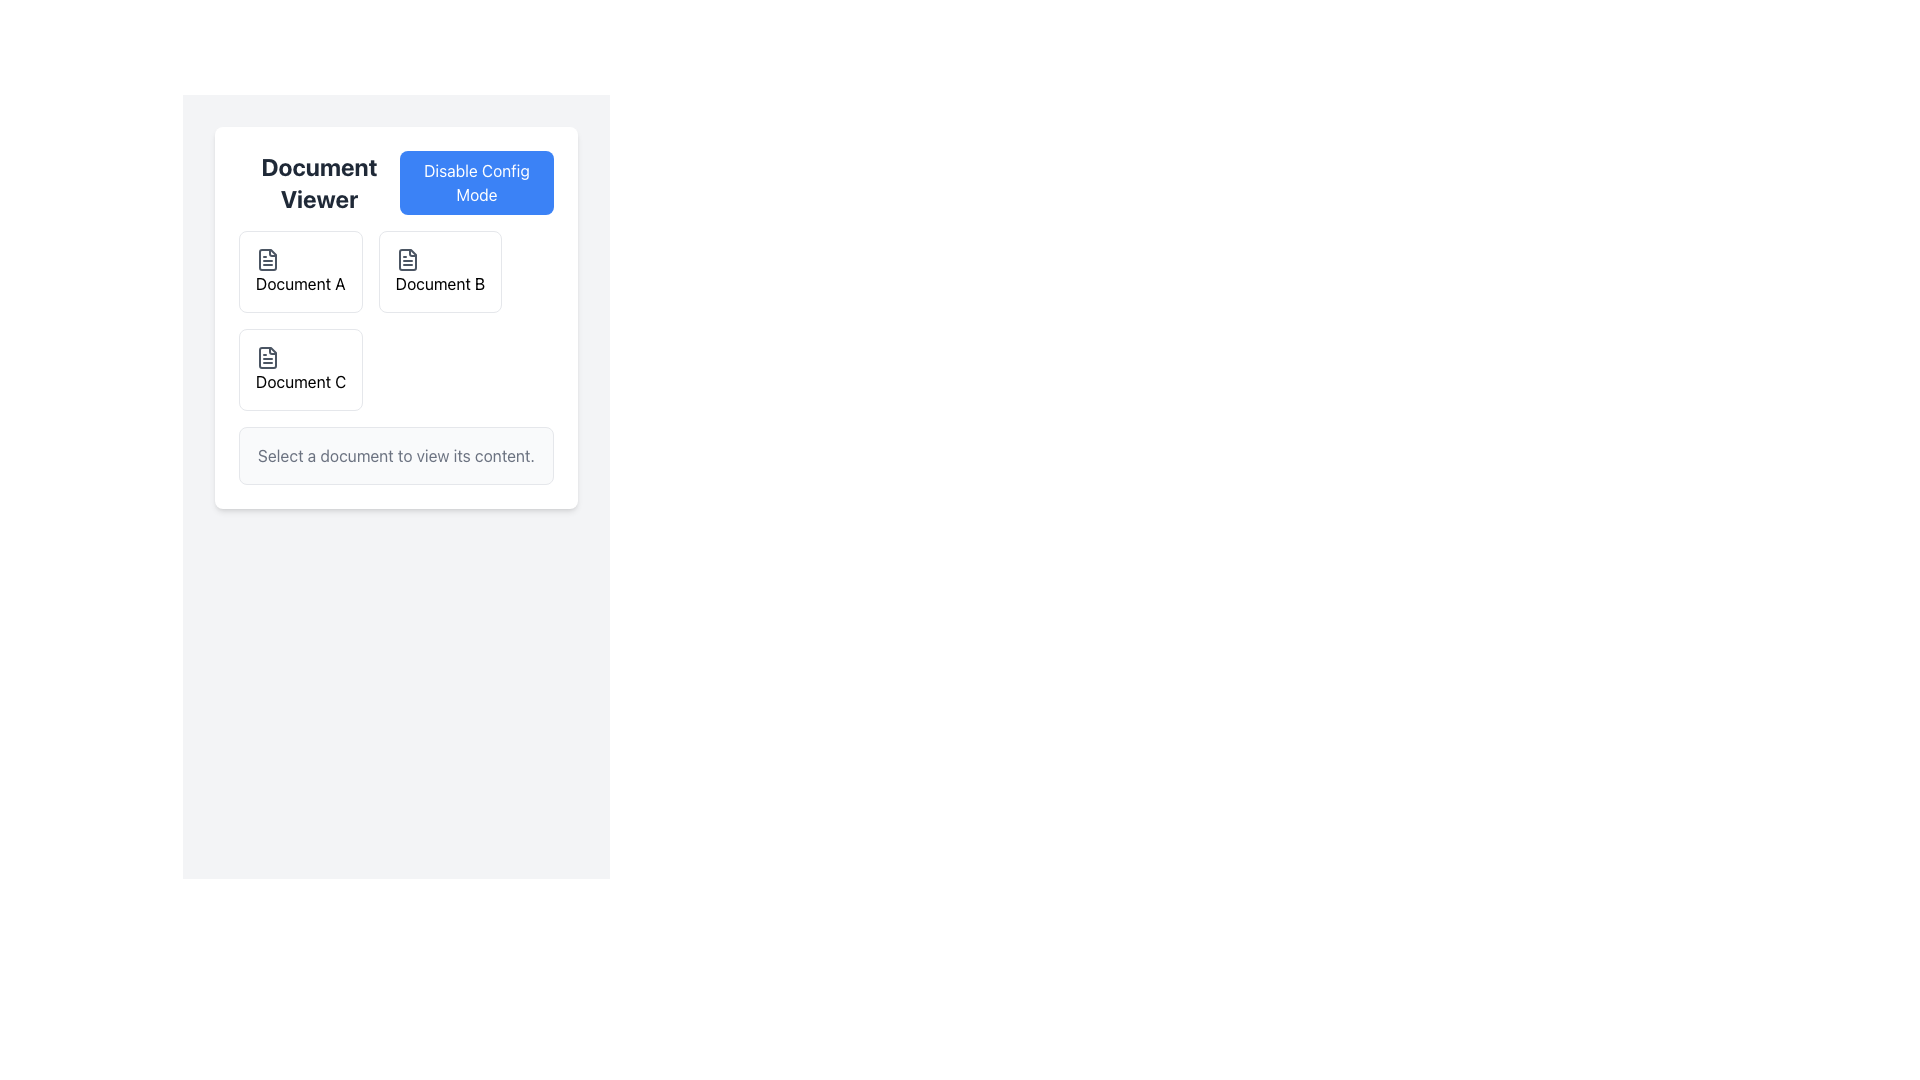 The height and width of the screenshot is (1080, 1920). What do you see at coordinates (439, 272) in the screenshot?
I see `the second card labeled 'Document B', which features a file icon at the top and a light border with a shadow effect` at bounding box center [439, 272].